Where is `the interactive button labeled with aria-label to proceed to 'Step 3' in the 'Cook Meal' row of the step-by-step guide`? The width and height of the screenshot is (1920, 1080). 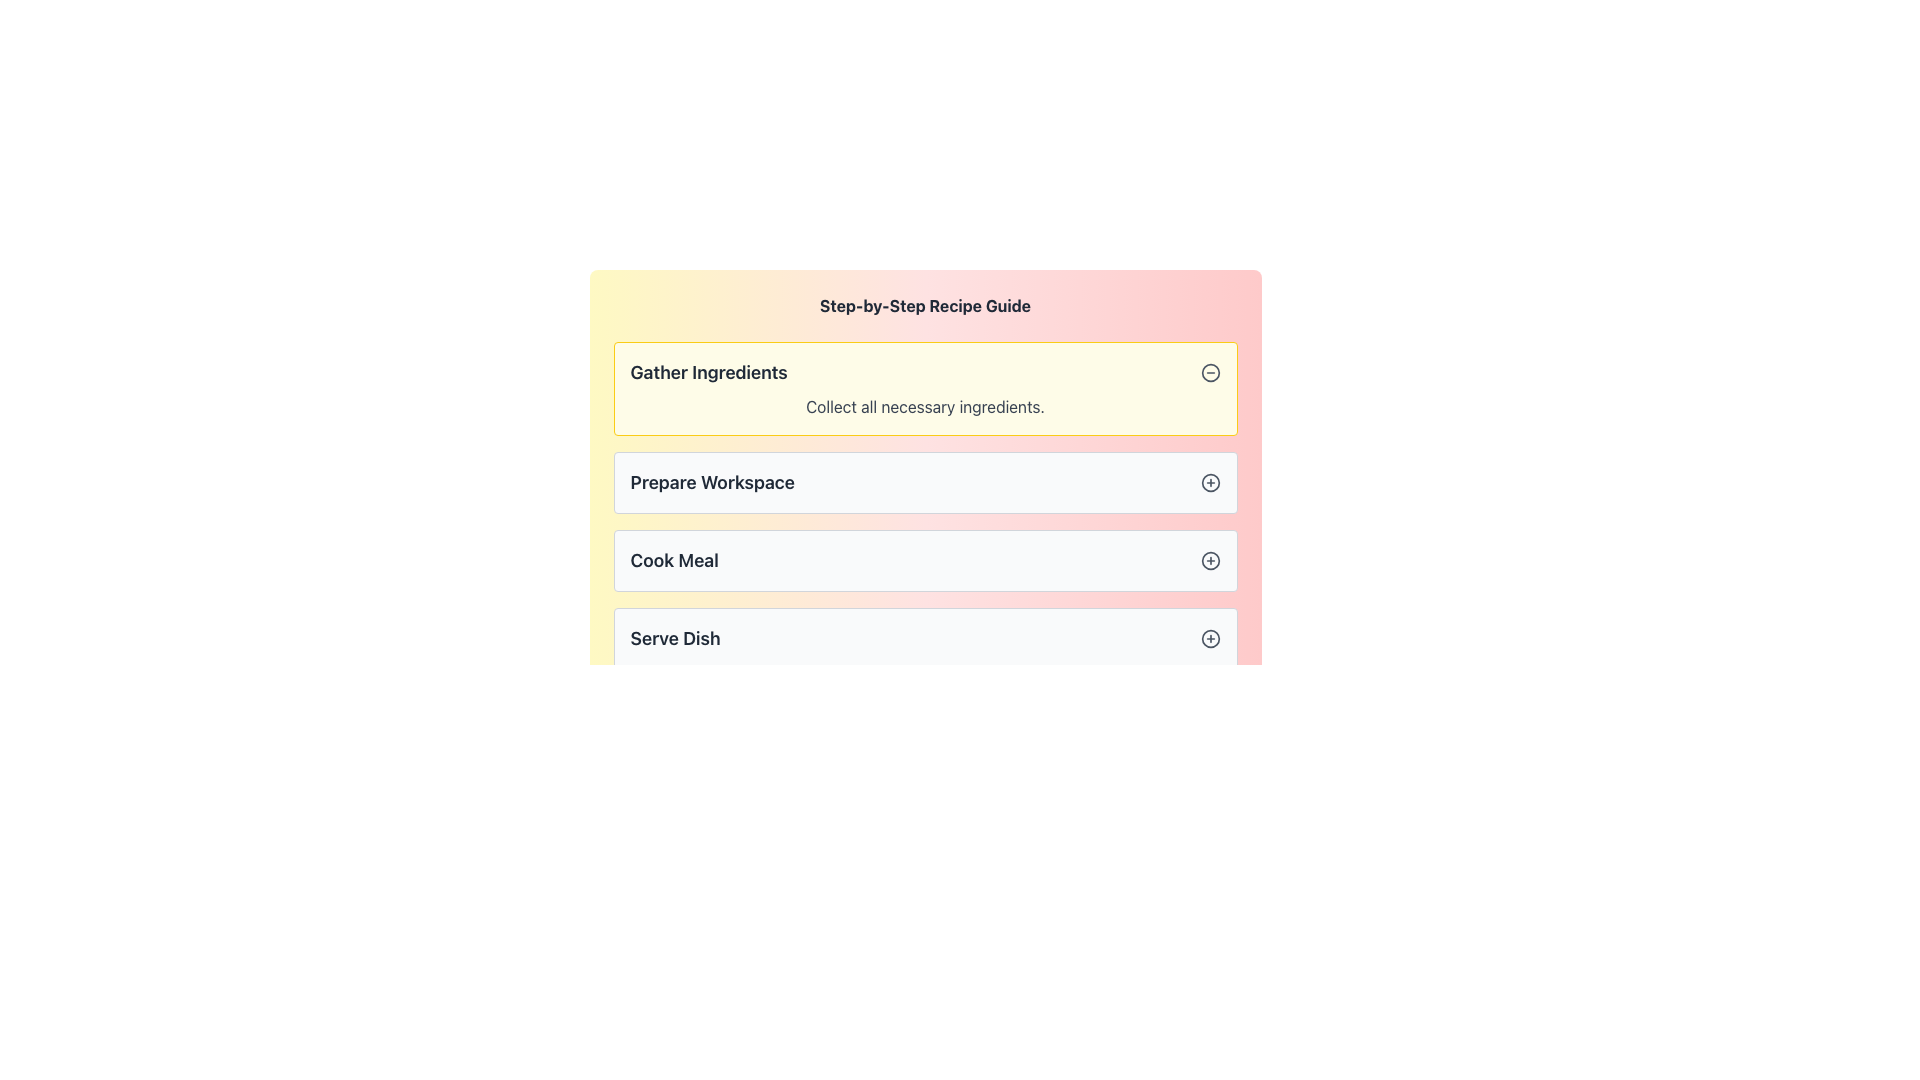 the interactive button labeled with aria-label to proceed to 'Step 3' in the 'Cook Meal' row of the step-by-step guide is located at coordinates (1209, 560).